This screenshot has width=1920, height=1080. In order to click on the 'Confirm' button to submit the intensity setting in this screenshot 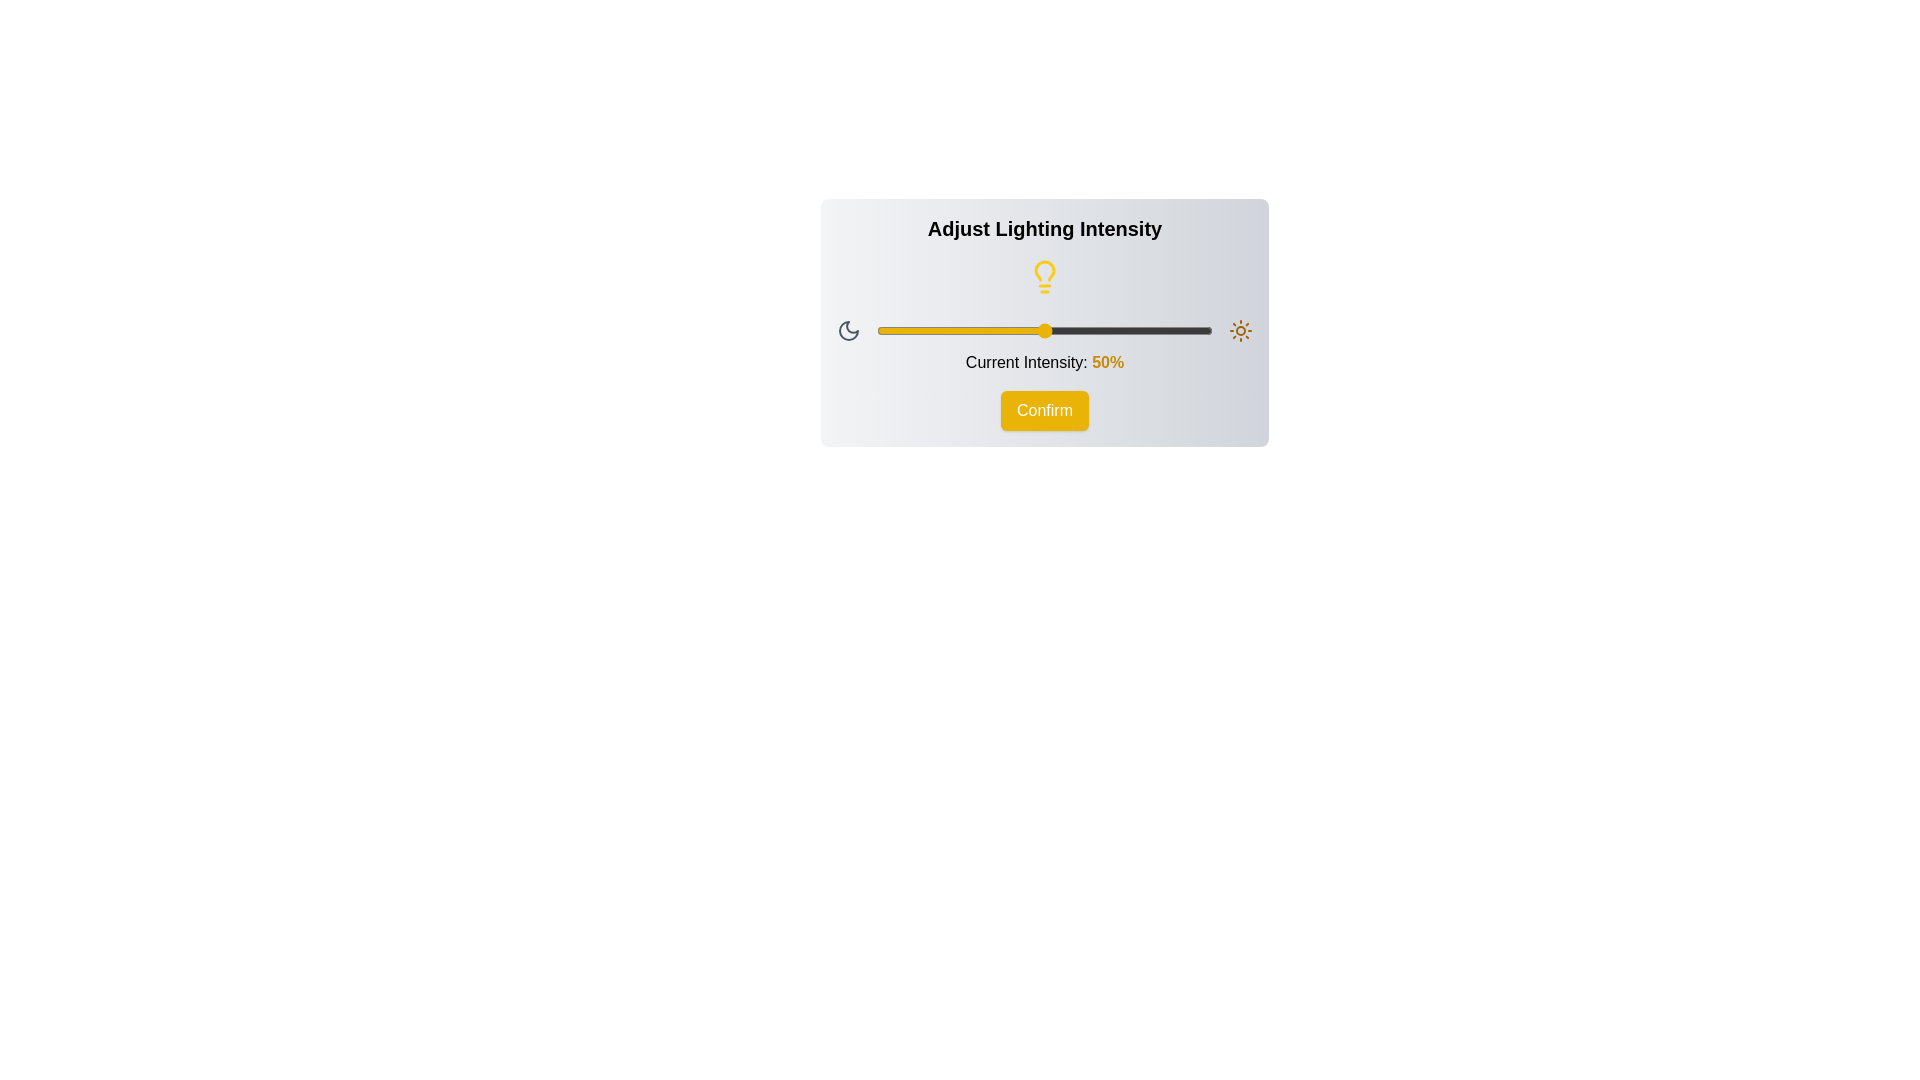, I will do `click(1044, 410)`.